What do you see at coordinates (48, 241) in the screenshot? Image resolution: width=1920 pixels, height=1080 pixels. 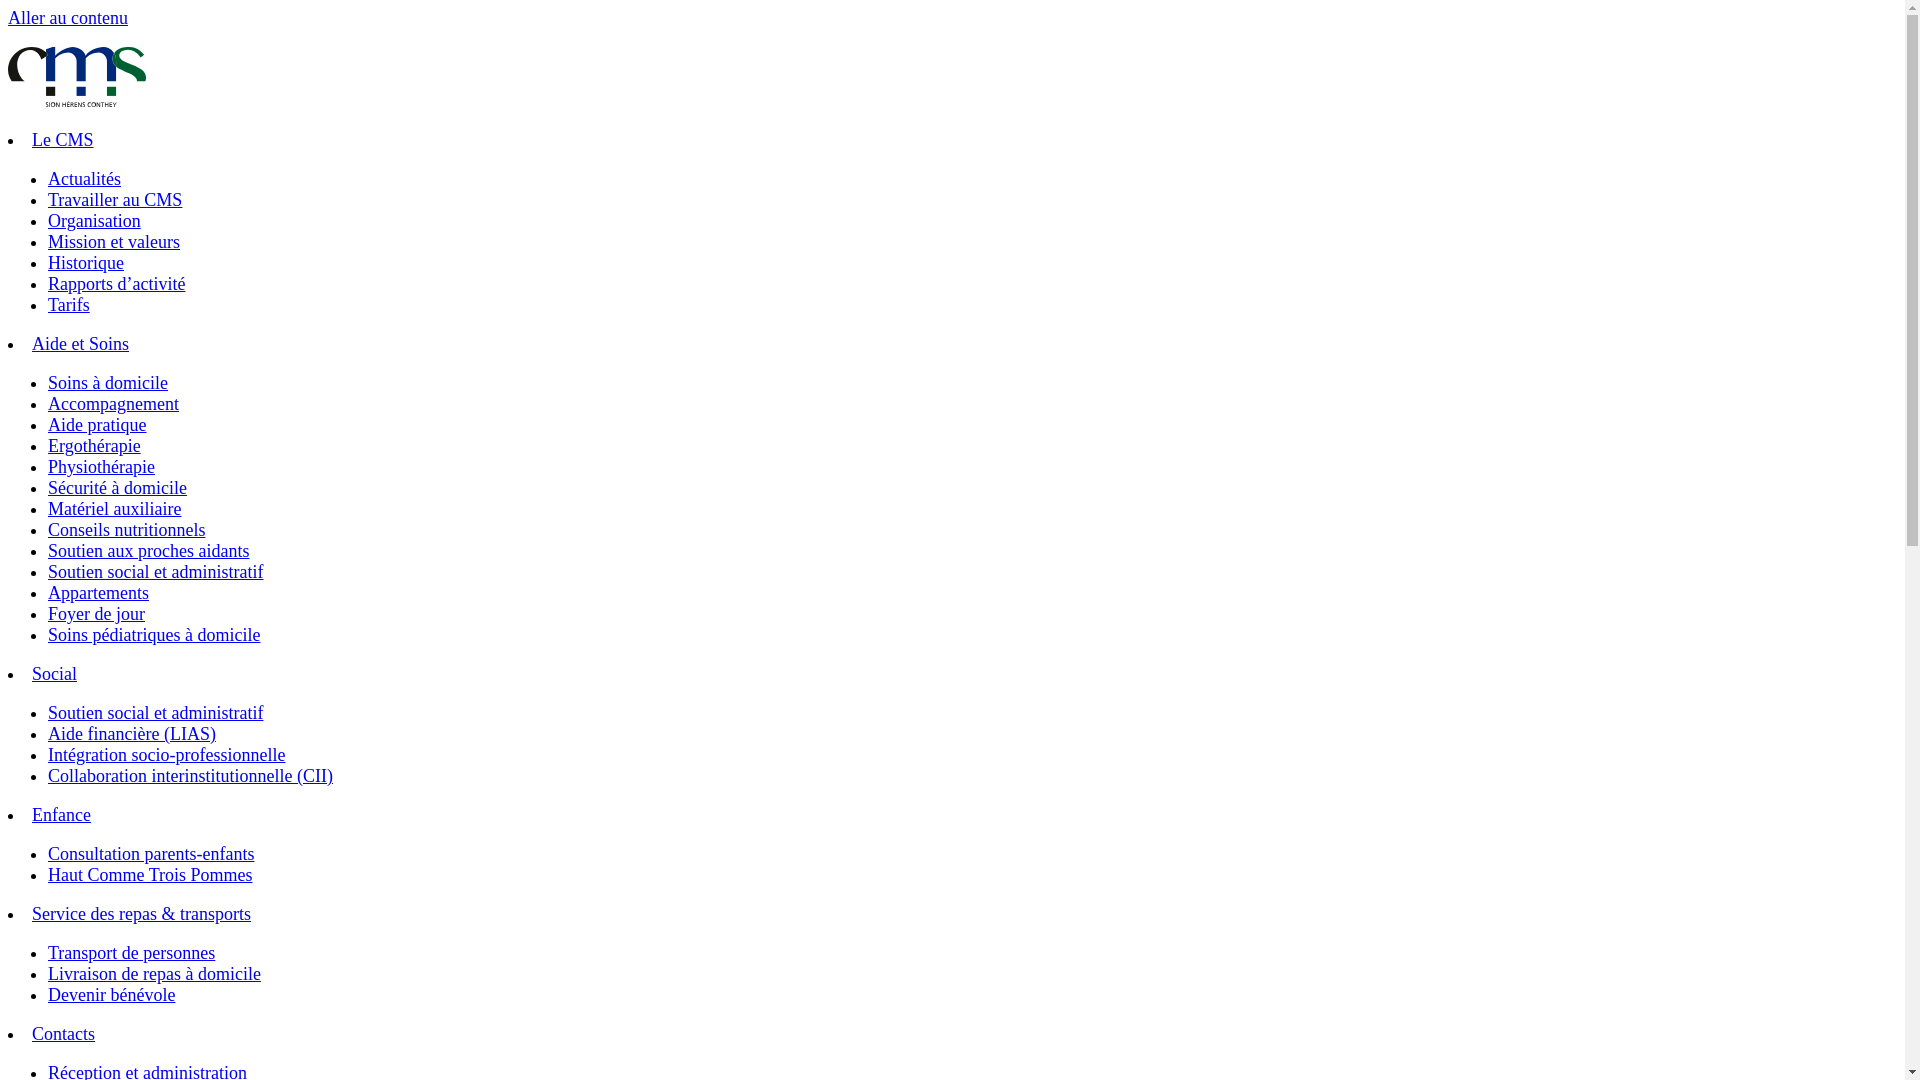 I see `'Mission et valeurs'` at bounding box center [48, 241].